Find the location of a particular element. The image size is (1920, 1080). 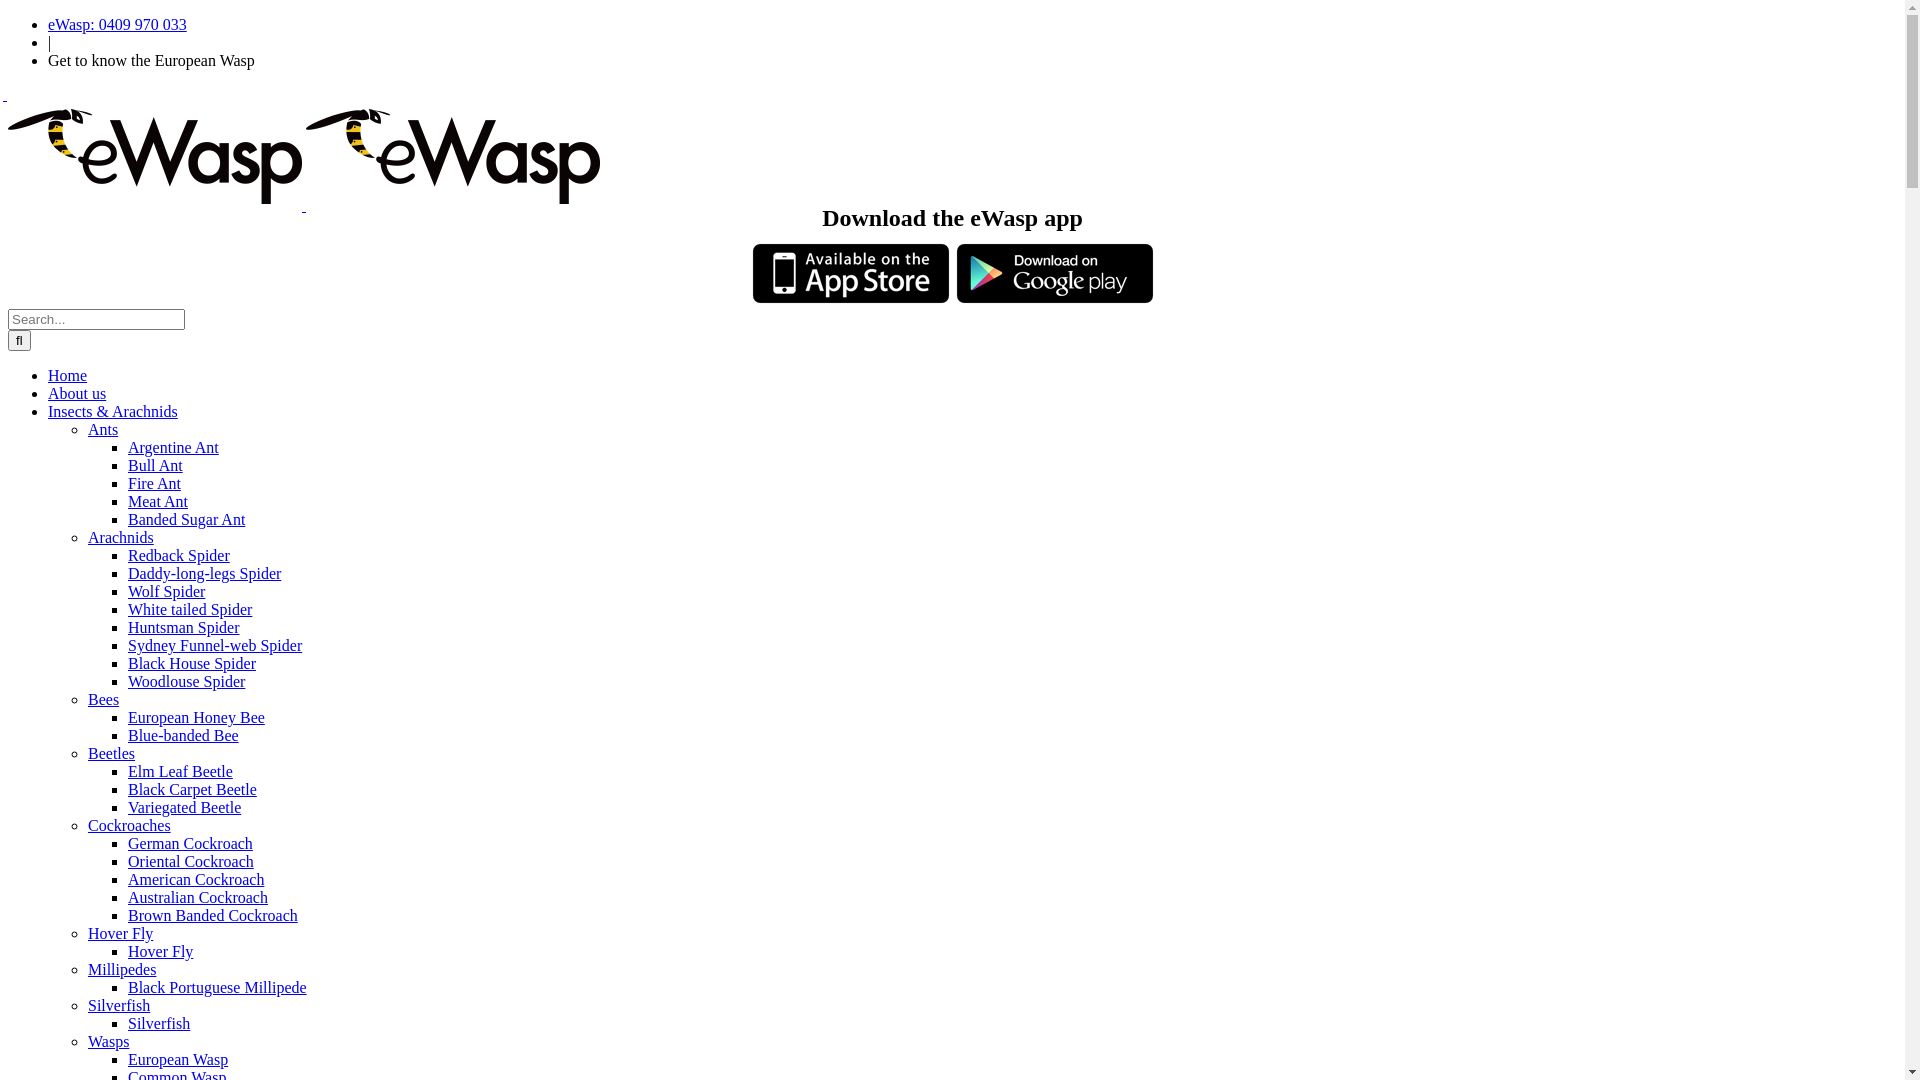

'Fire Ant' is located at coordinates (127, 483).